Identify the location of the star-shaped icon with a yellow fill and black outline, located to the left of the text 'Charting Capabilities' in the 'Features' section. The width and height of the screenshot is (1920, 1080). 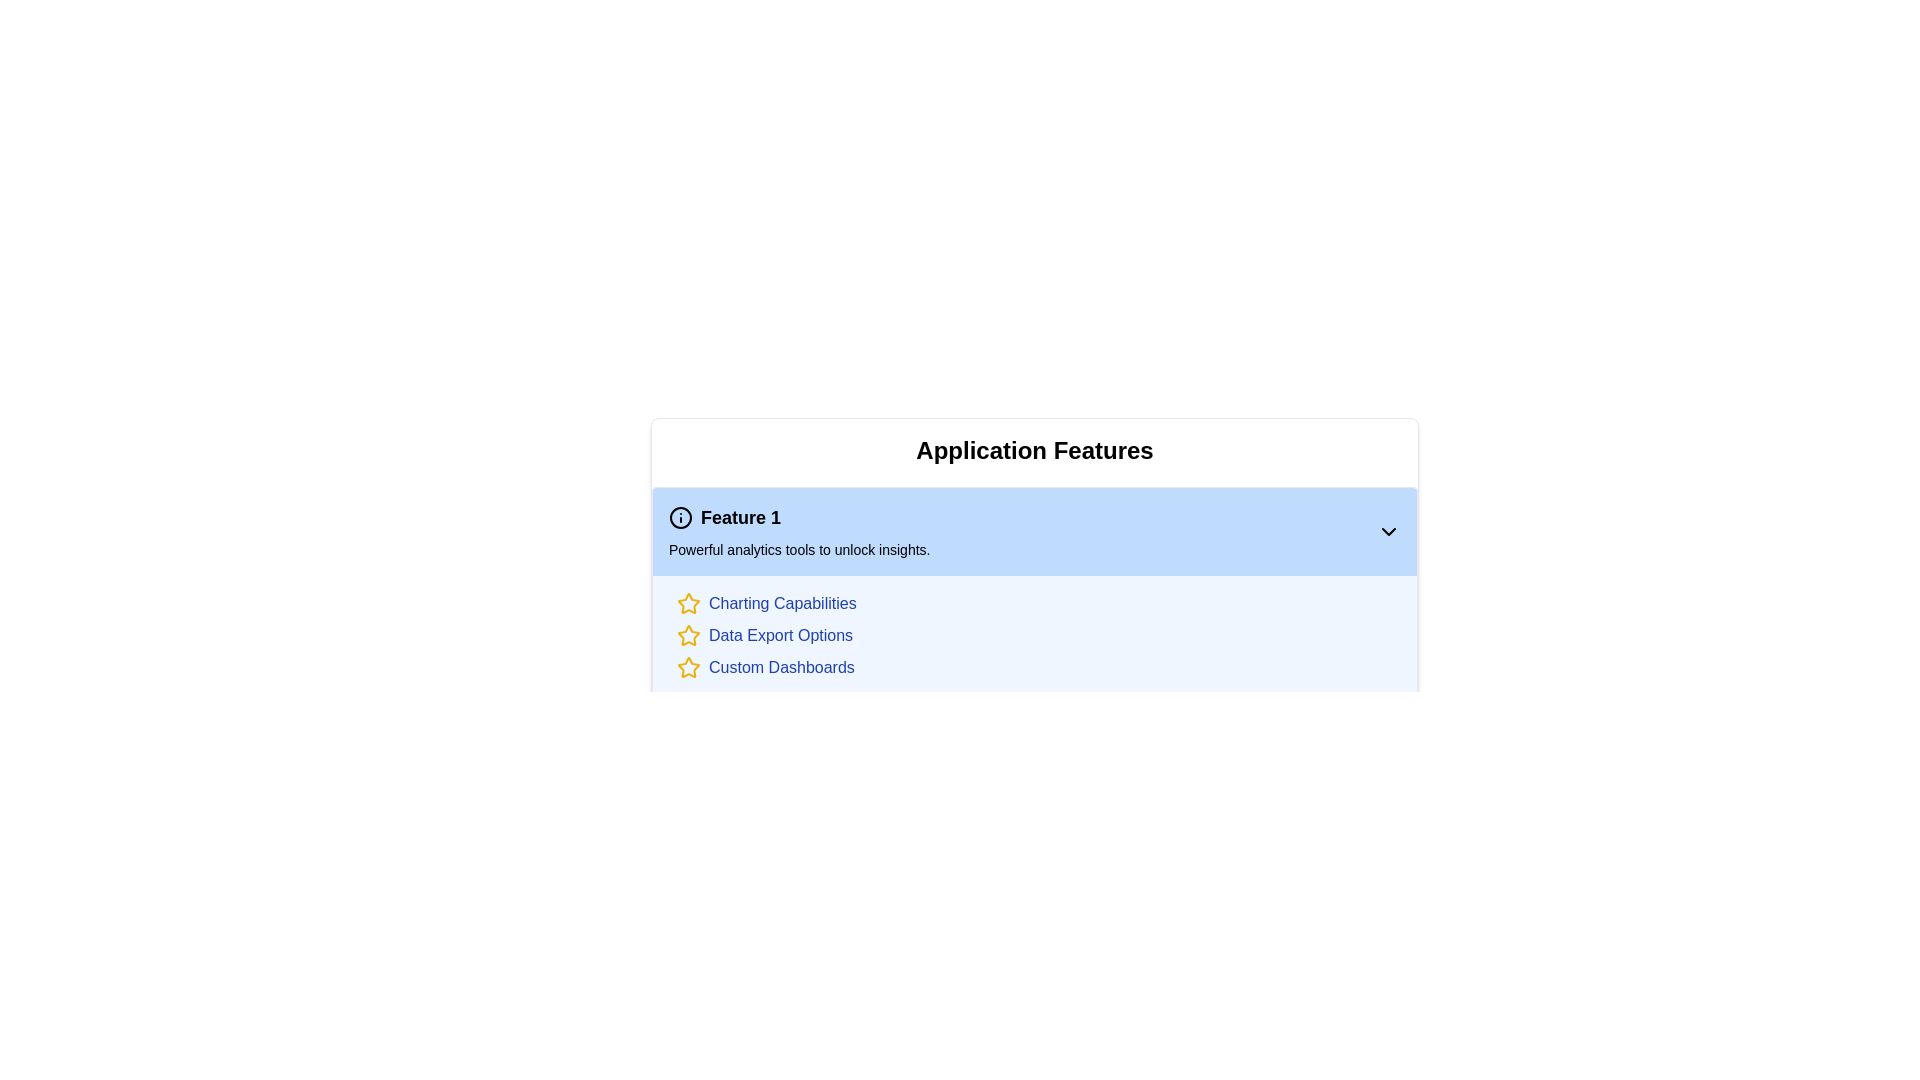
(689, 603).